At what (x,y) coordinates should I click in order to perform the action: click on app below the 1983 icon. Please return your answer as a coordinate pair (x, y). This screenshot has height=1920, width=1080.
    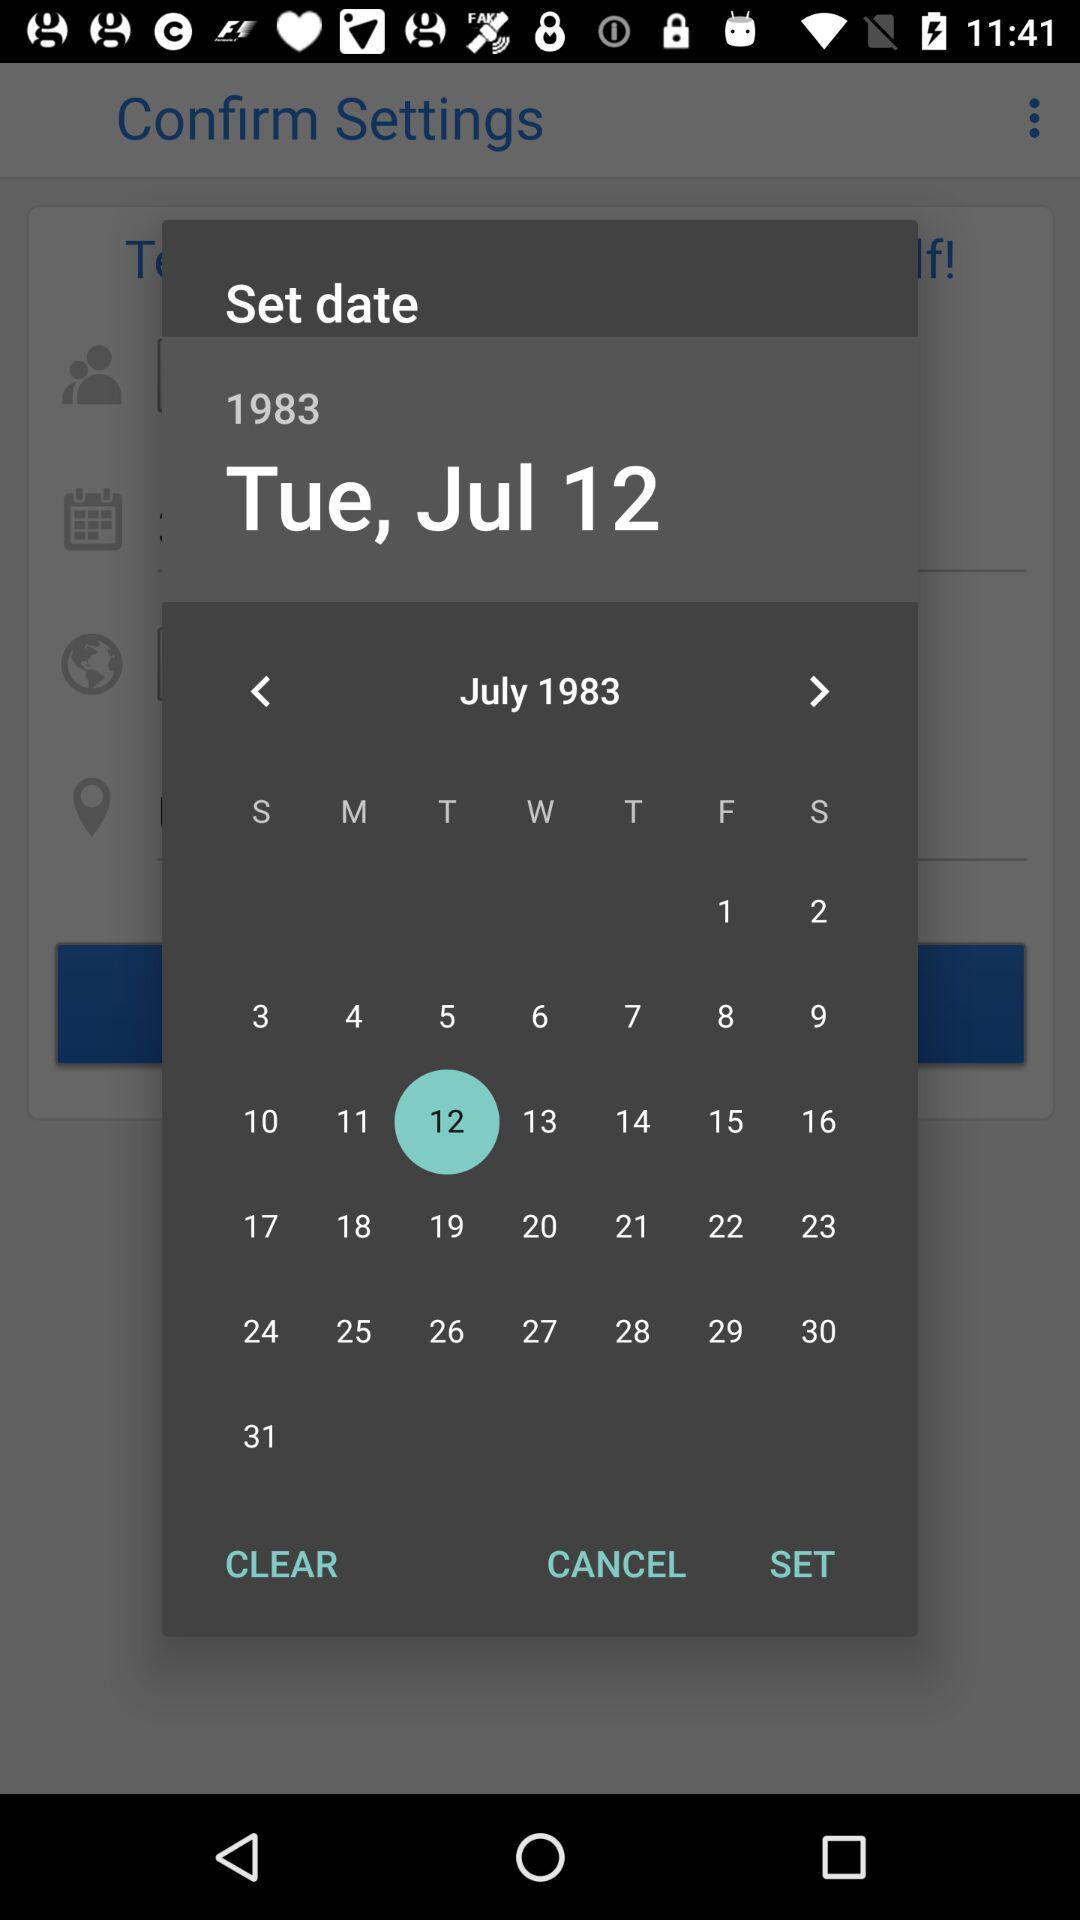
    Looking at the image, I should click on (818, 691).